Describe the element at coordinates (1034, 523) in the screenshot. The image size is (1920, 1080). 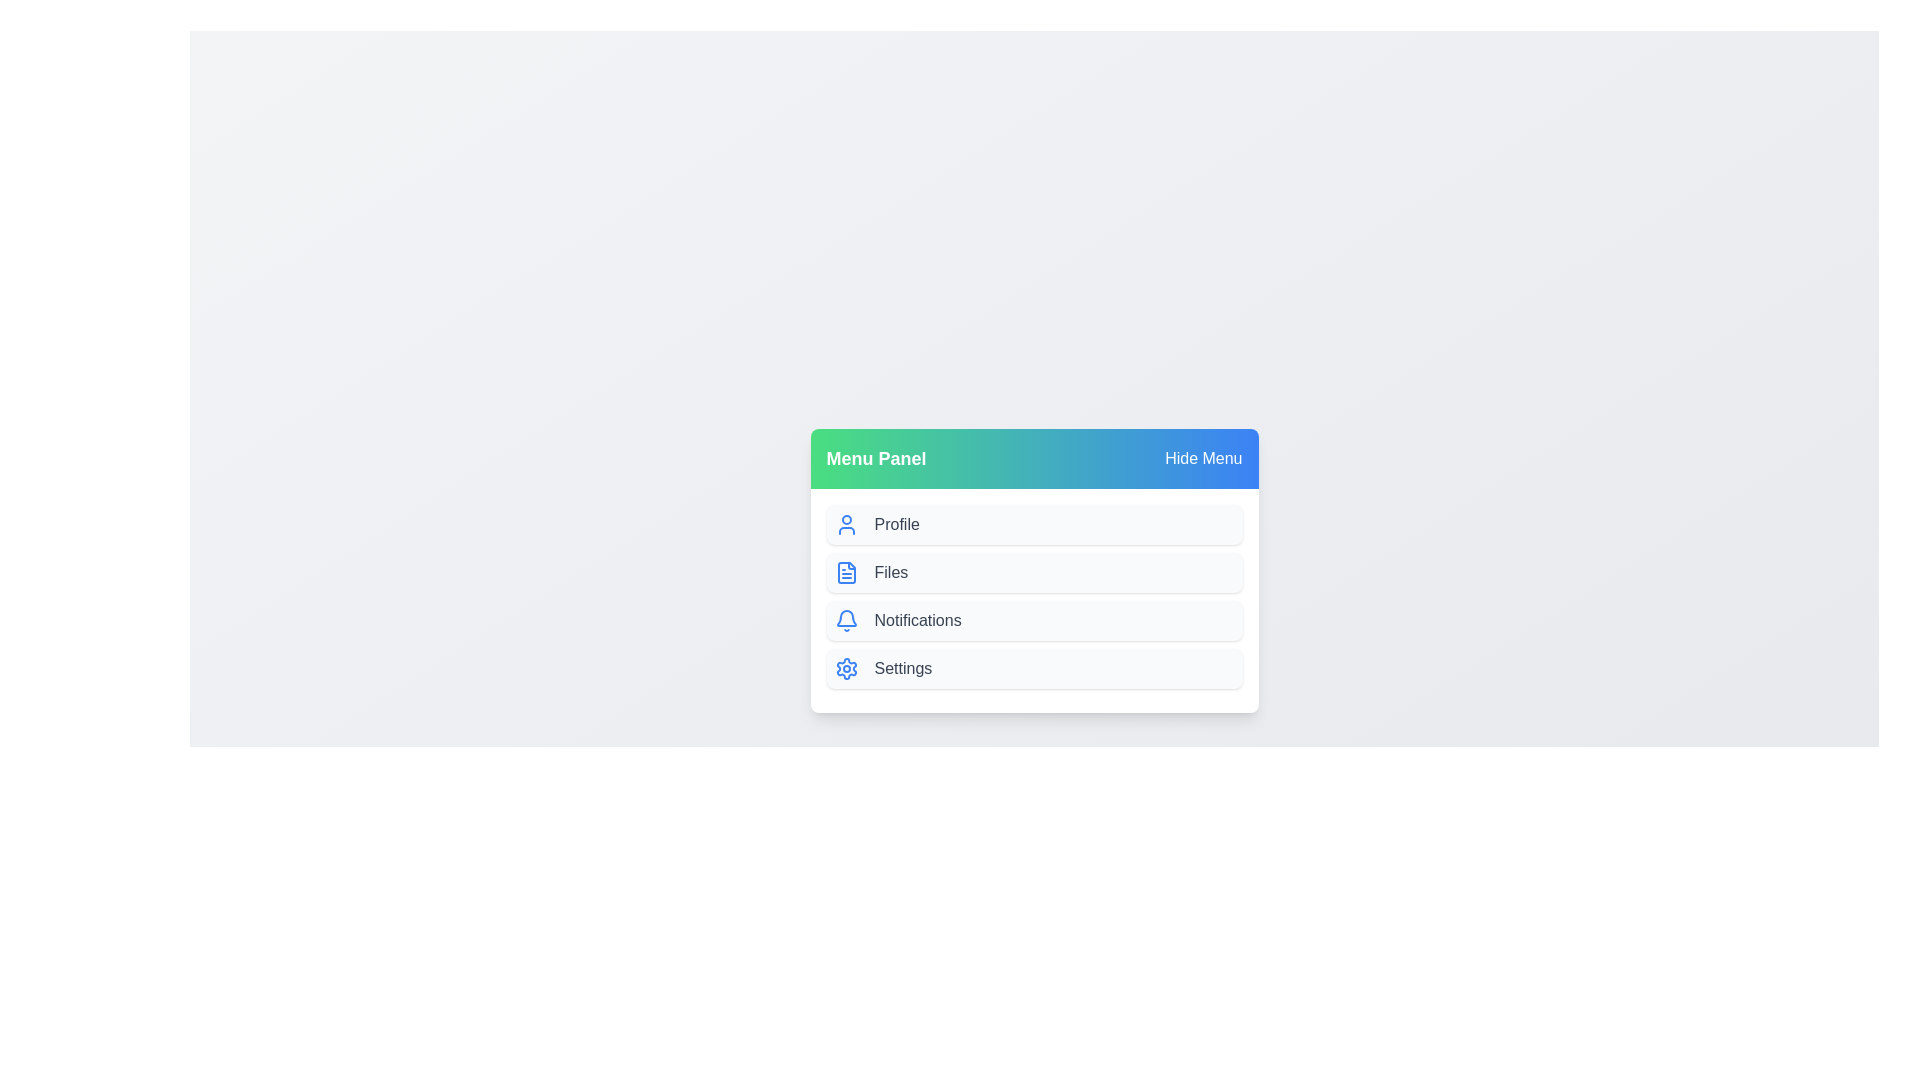
I see `the menu item Profile` at that location.